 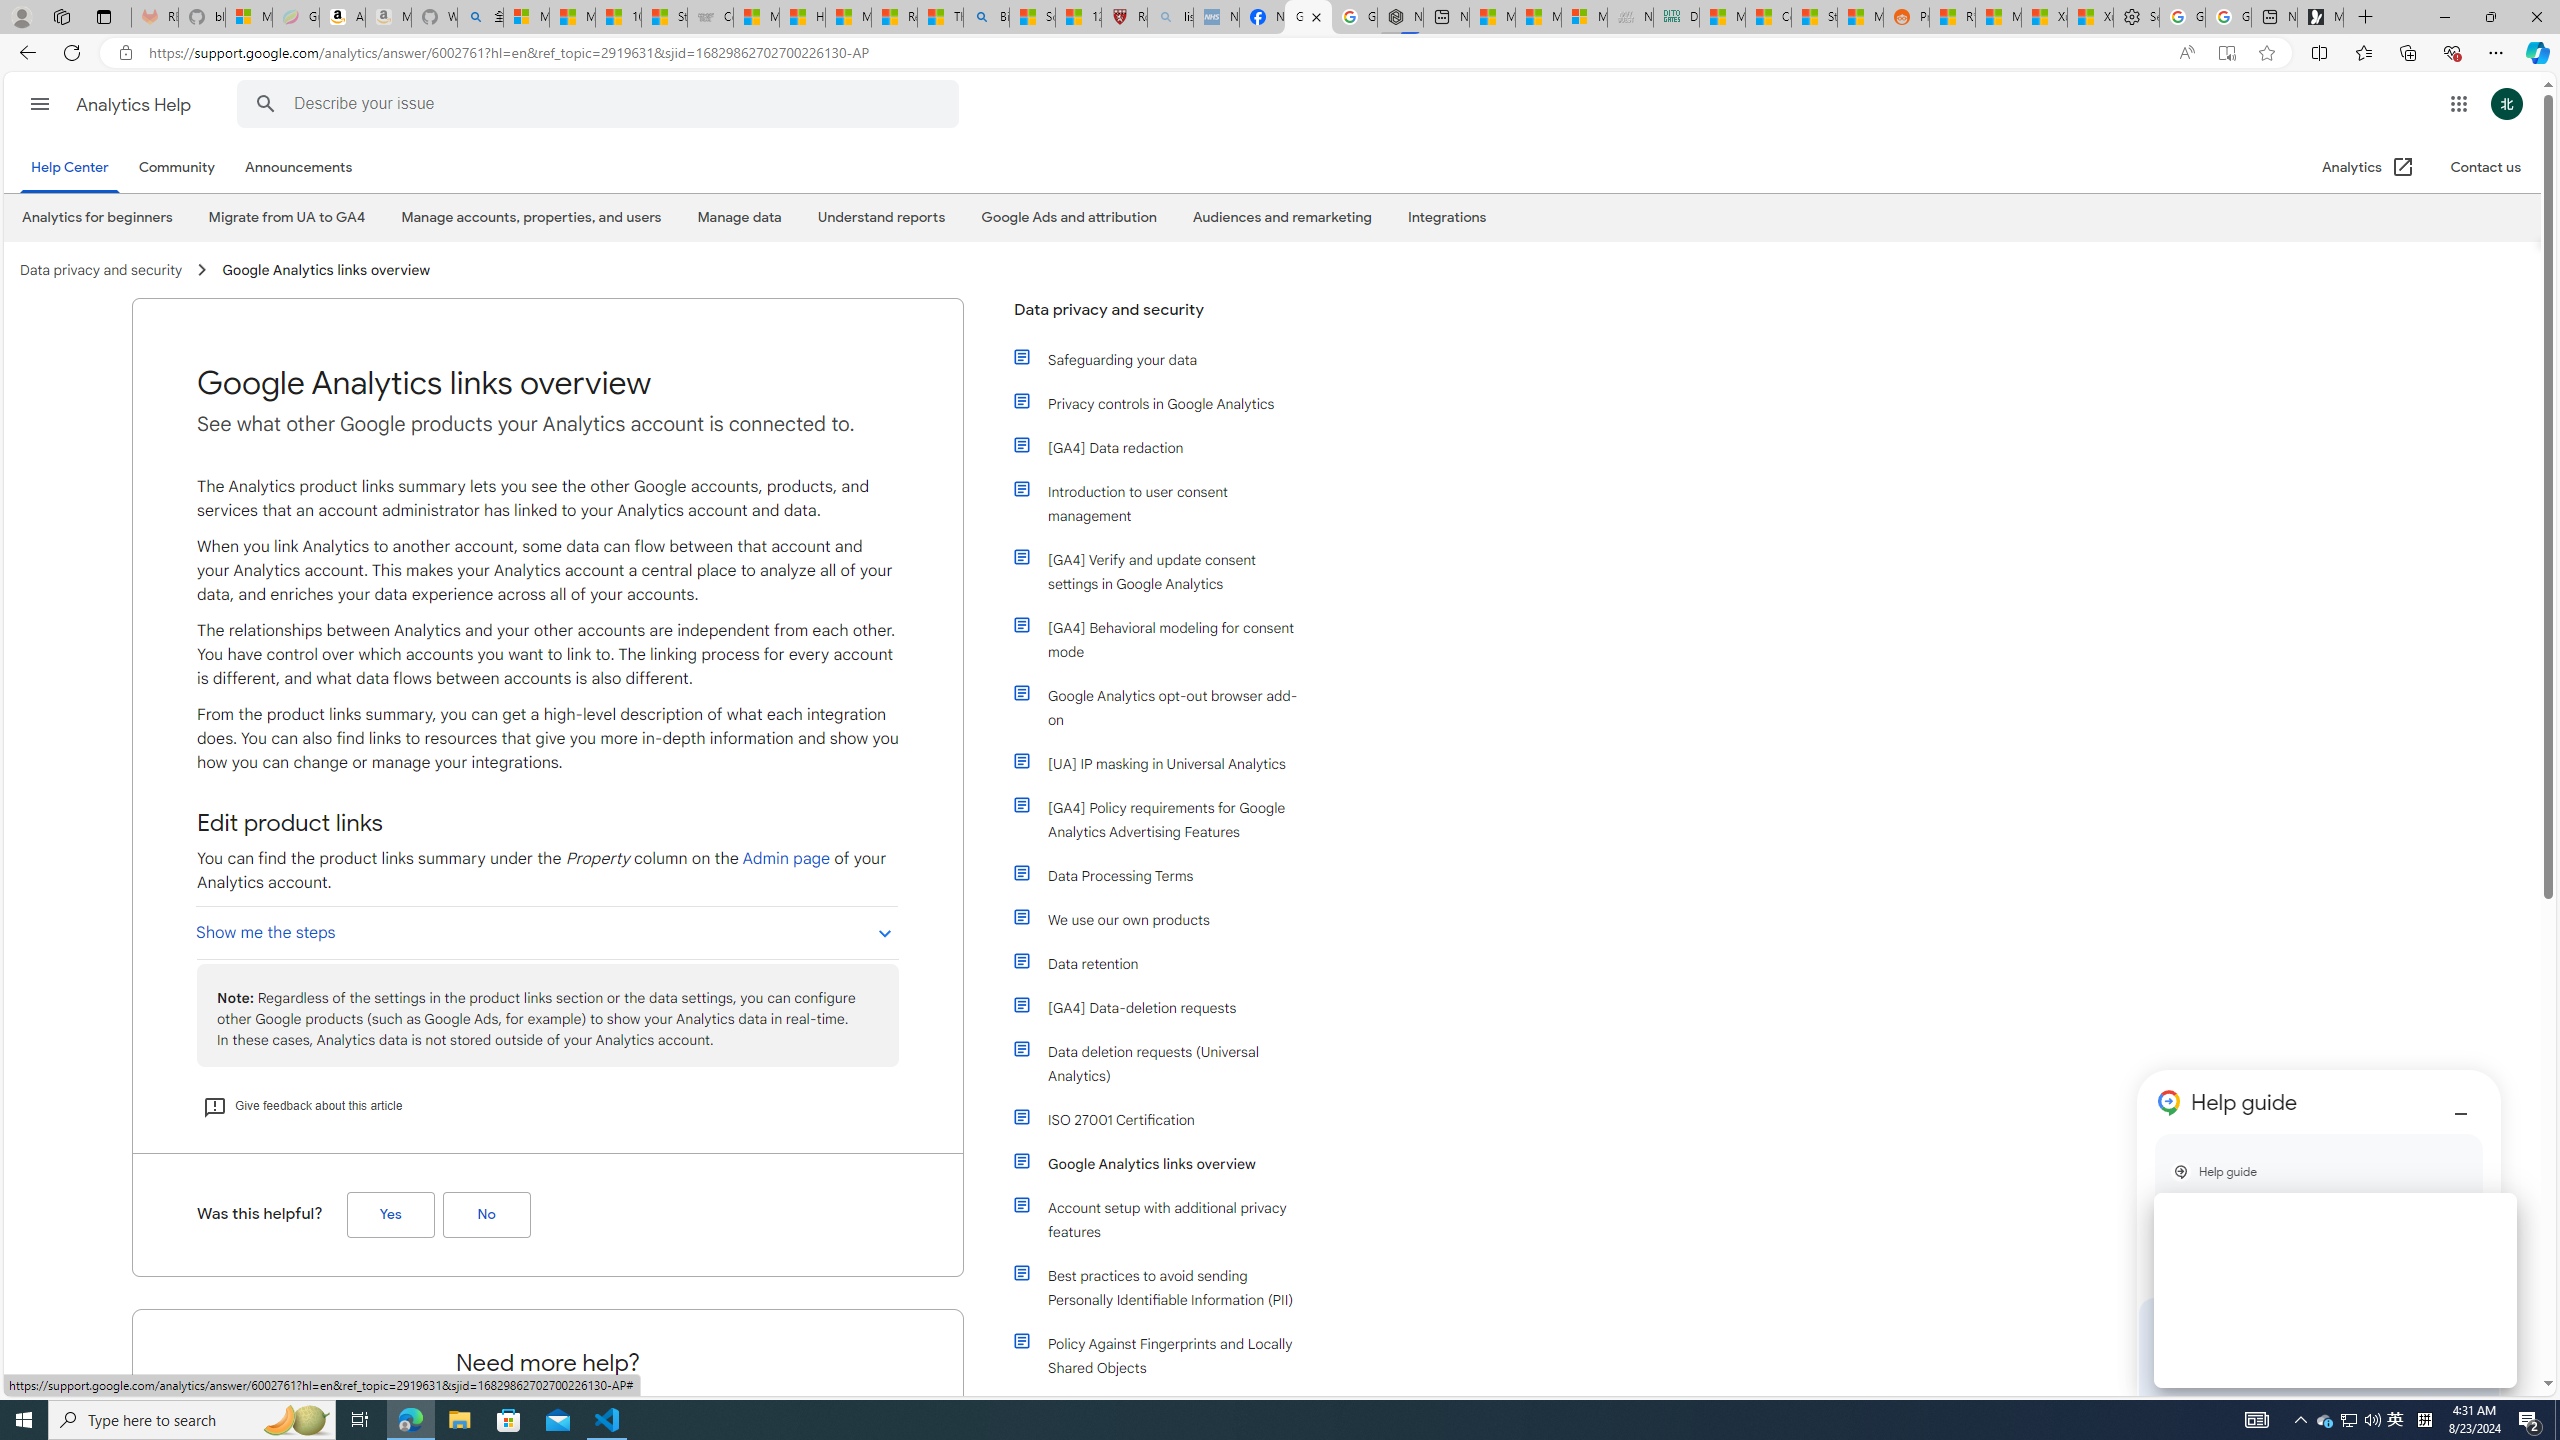 I want to click on 'DITOGAMES AG Imprint', so click(x=1675, y=16).